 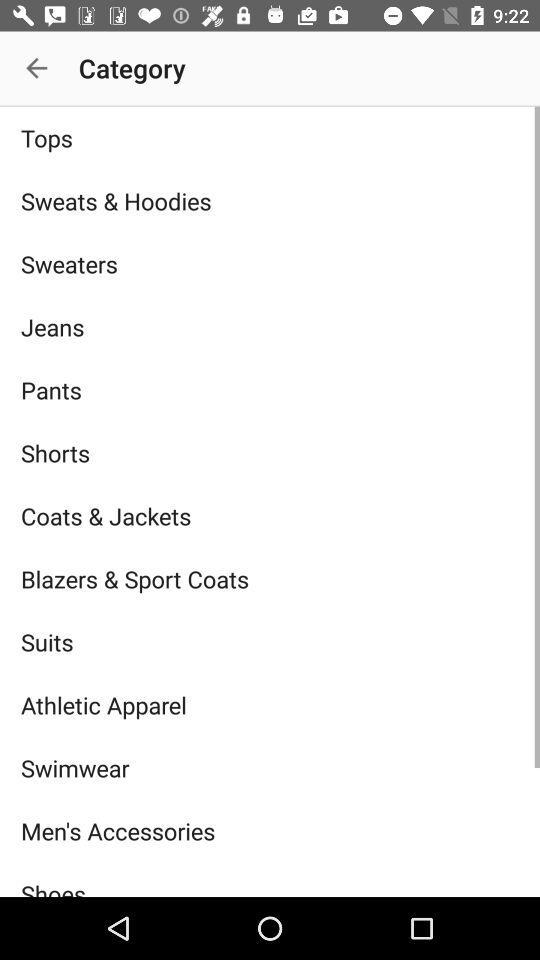 What do you see at coordinates (270, 579) in the screenshot?
I see `blazers & sport coats icon` at bounding box center [270, 579].